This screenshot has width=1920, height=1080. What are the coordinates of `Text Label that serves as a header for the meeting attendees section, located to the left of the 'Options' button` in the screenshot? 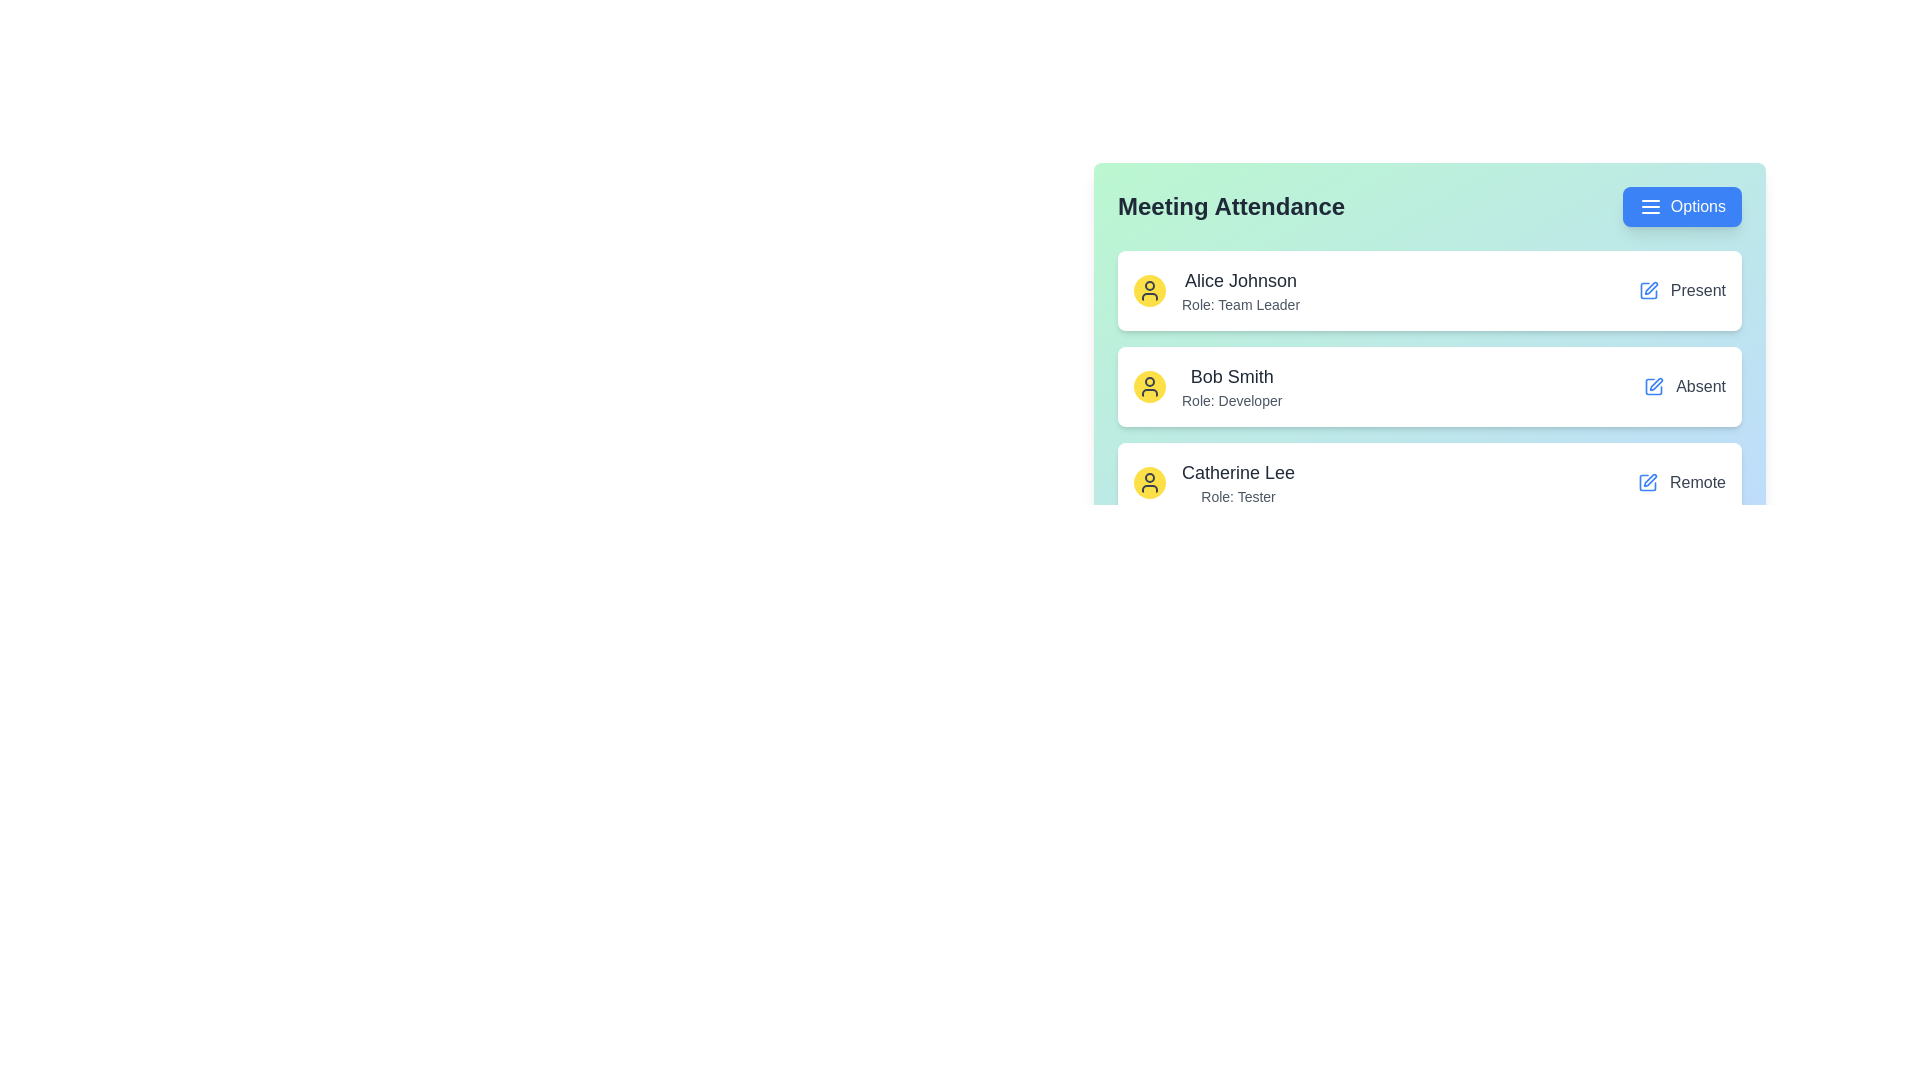 It's located at (1230, 207).